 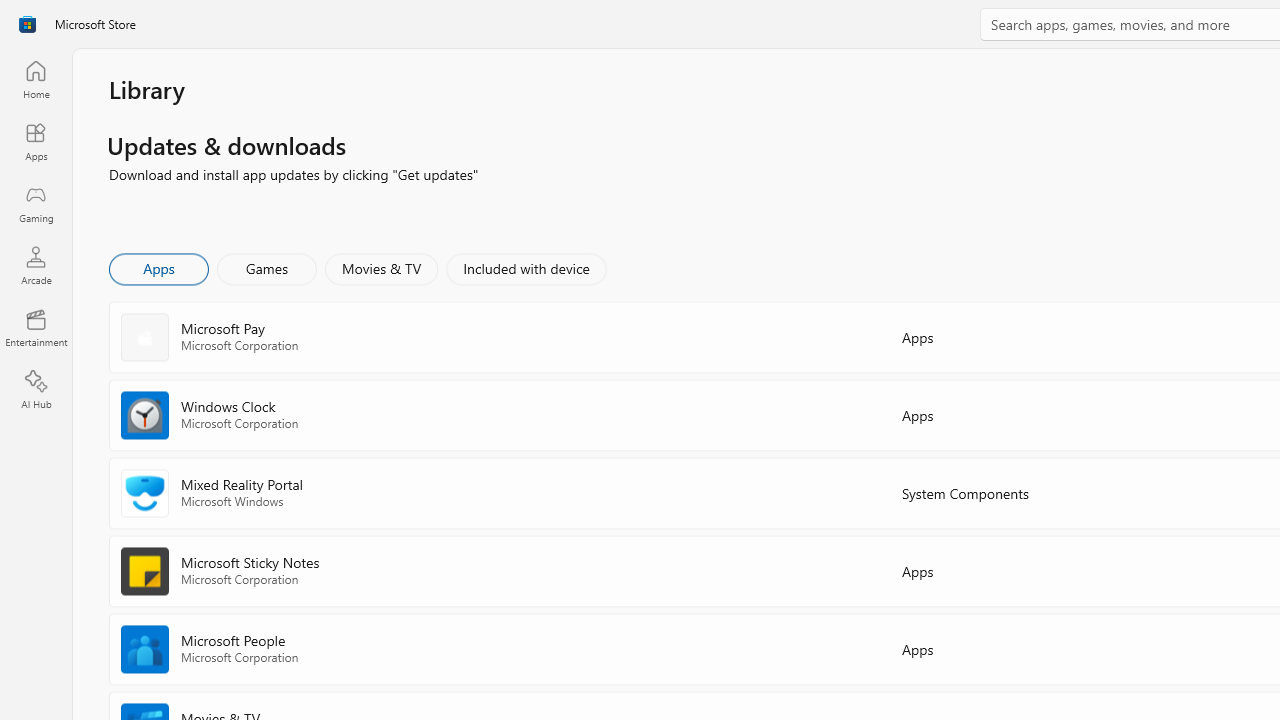 I want to click on 'Games', so click(x=266, y=267).